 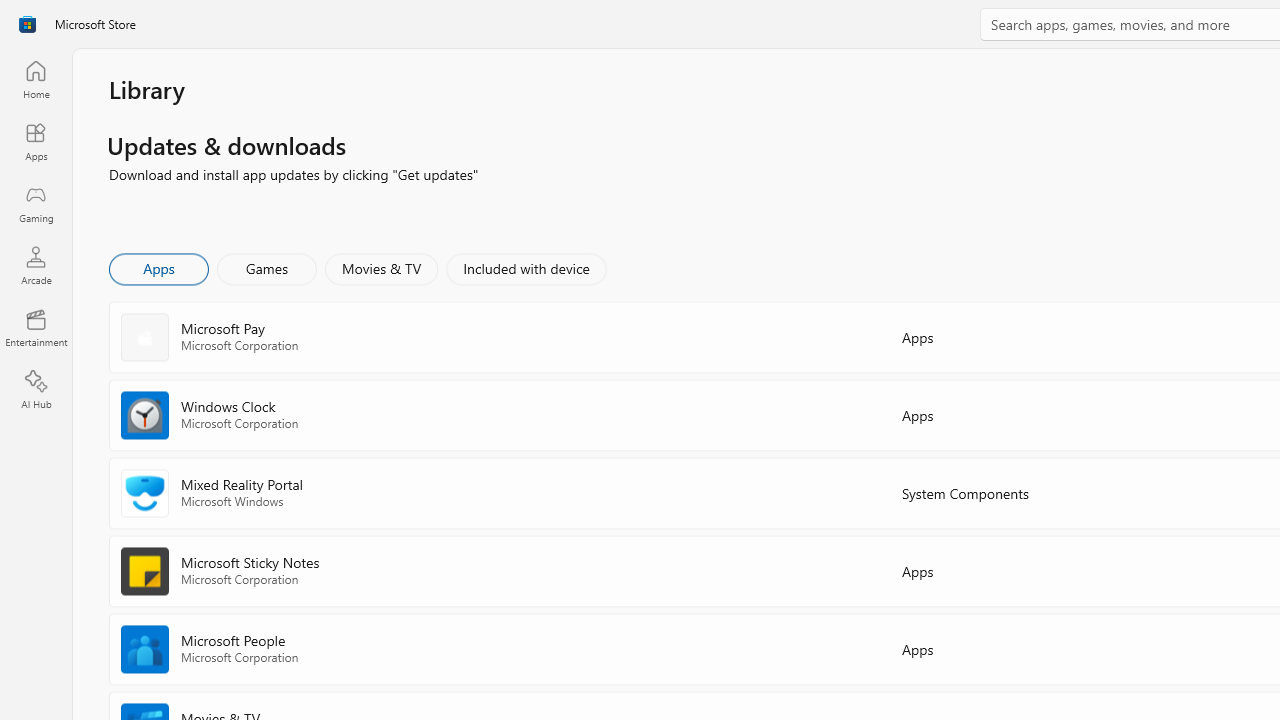 I want to click on 'Games', so click(x=266, y=267).